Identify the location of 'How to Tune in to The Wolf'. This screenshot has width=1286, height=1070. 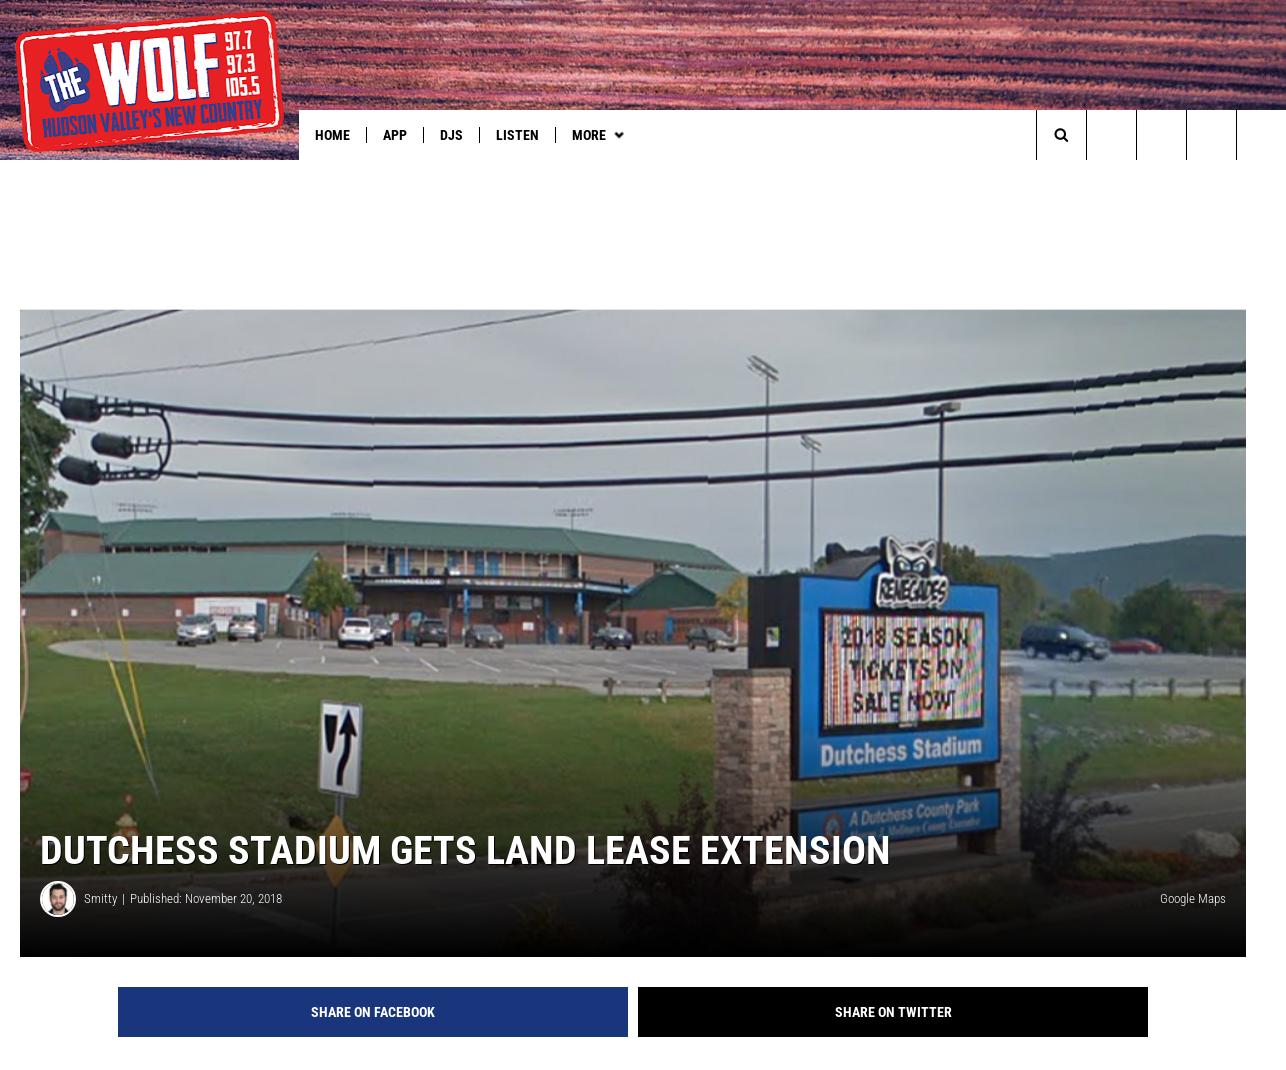
(712, 176).